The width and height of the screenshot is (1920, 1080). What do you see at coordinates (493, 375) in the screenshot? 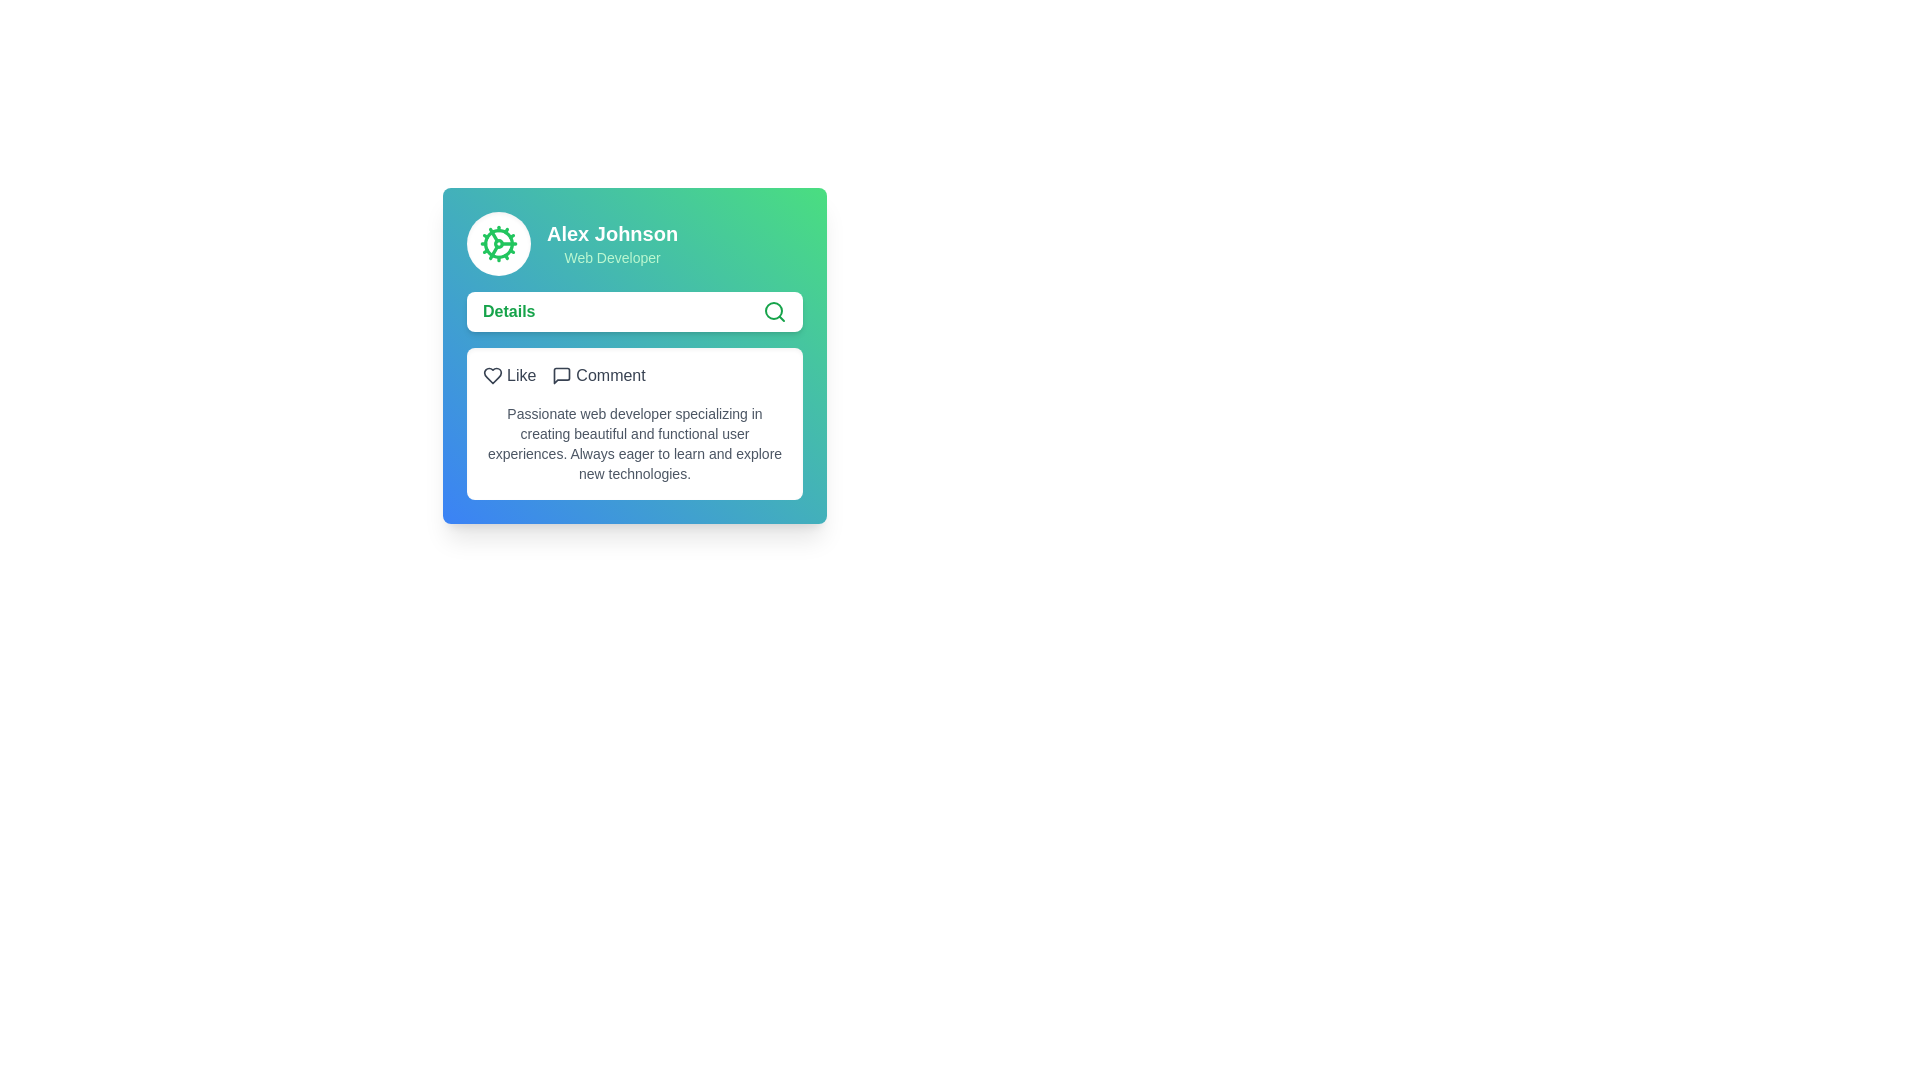
I see `the heart icon located on the left side of the 'Like' option within the interactive panel of a card interface` at bounding box center [493, 375].